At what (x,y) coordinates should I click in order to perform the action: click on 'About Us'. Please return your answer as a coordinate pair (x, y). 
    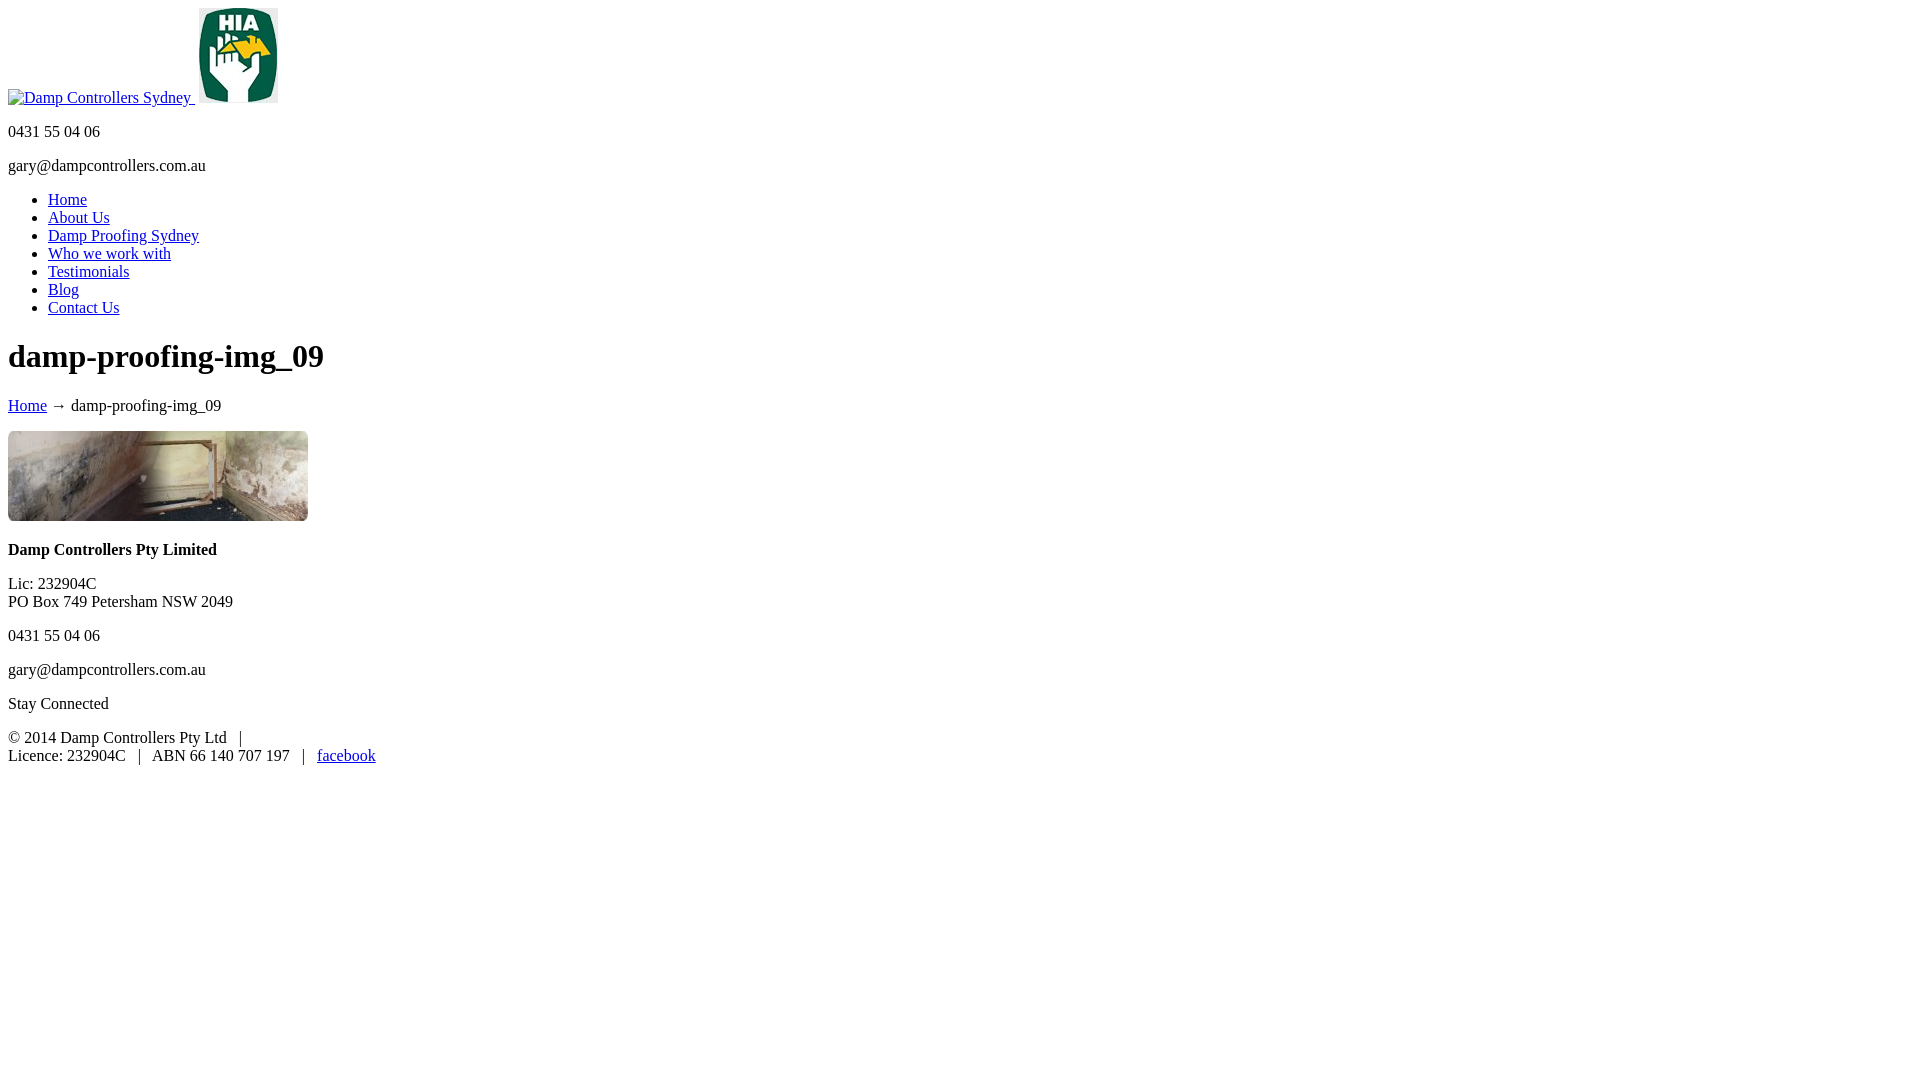
    Looking at the image, I should click on (78, 217).